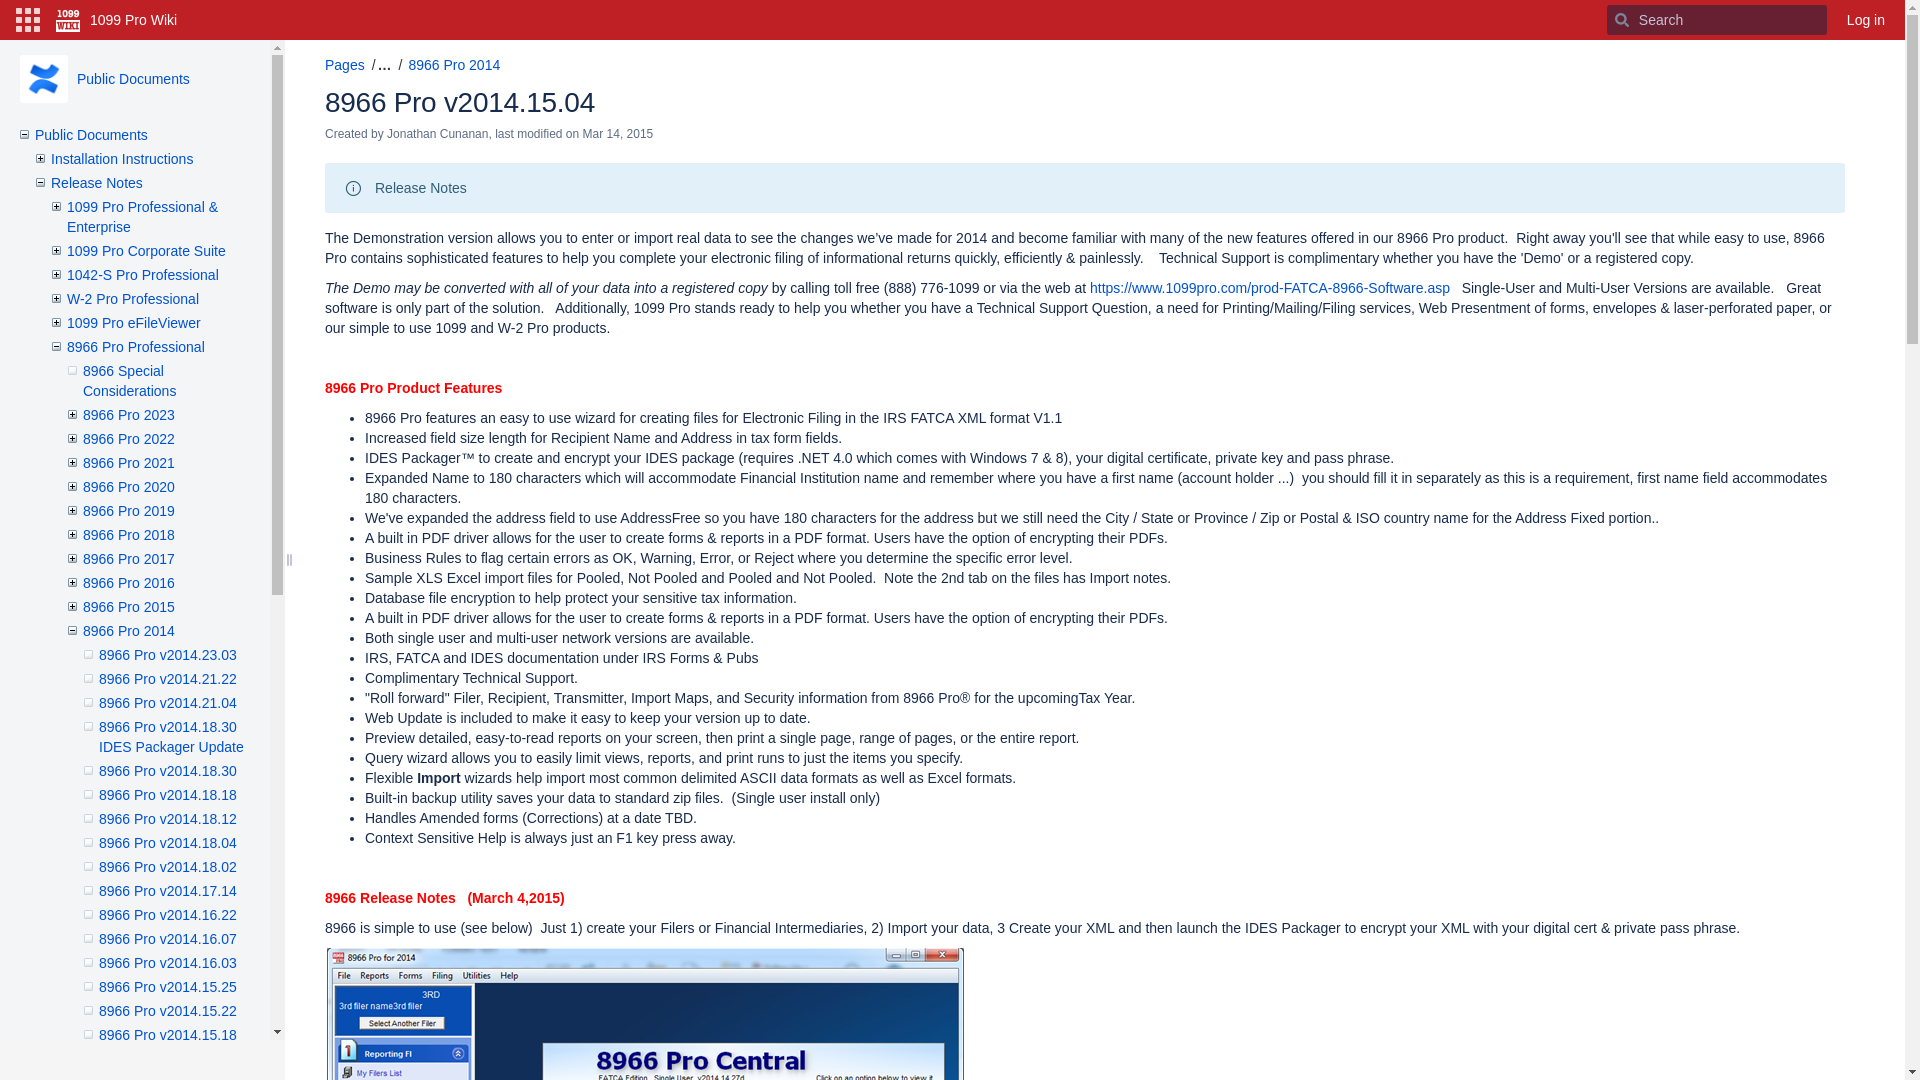 This screenshot has height=1080, width=1920. What do you see at coordinates (43, 77) in the screenshot?
I see `'Public Documents'` at bounding box center [43, 77].